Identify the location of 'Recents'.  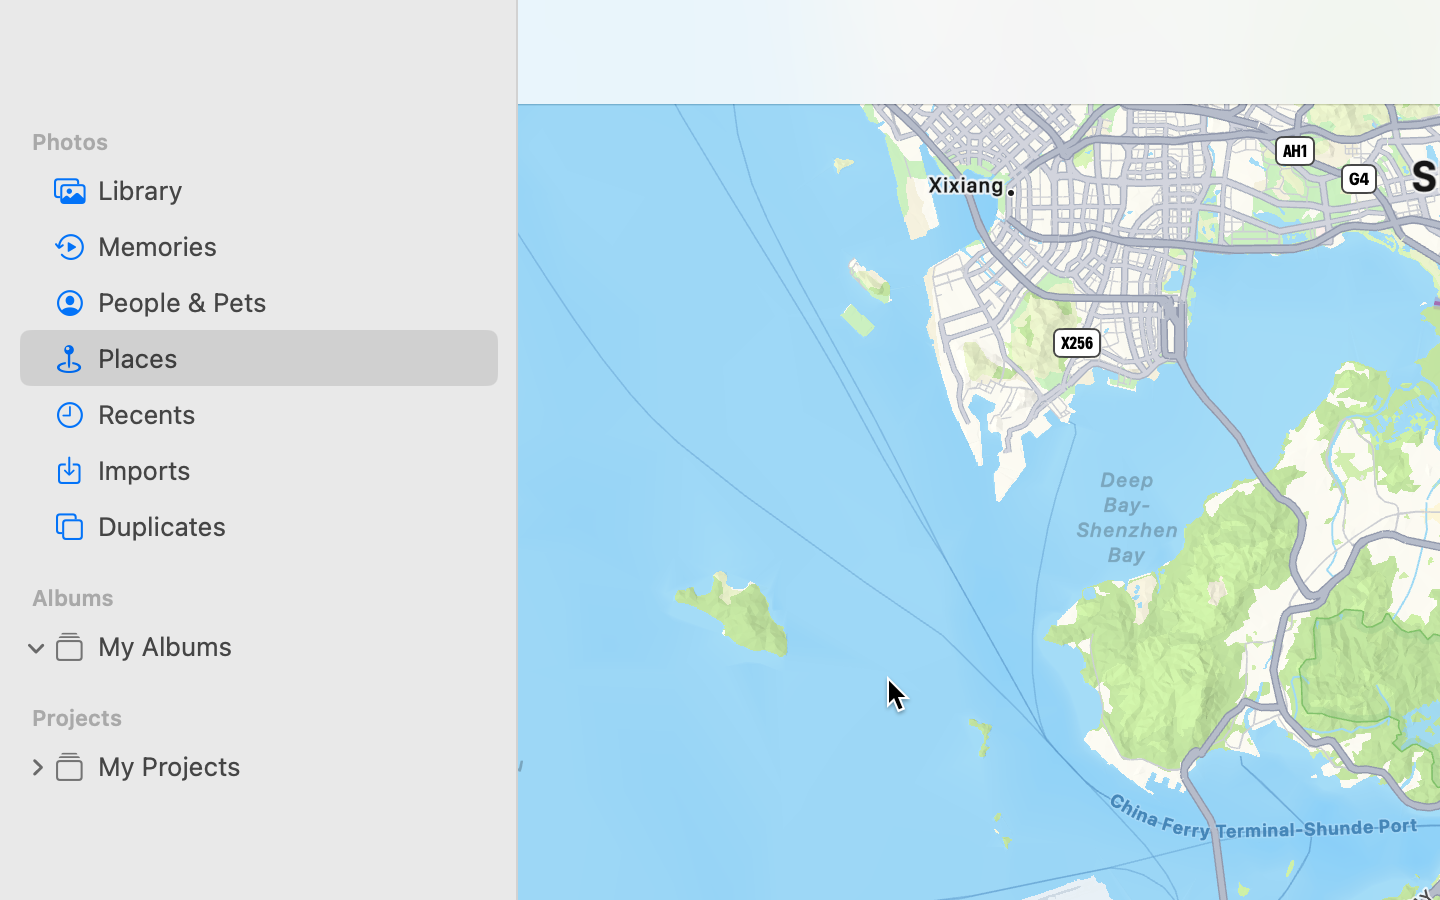
(289, 414).